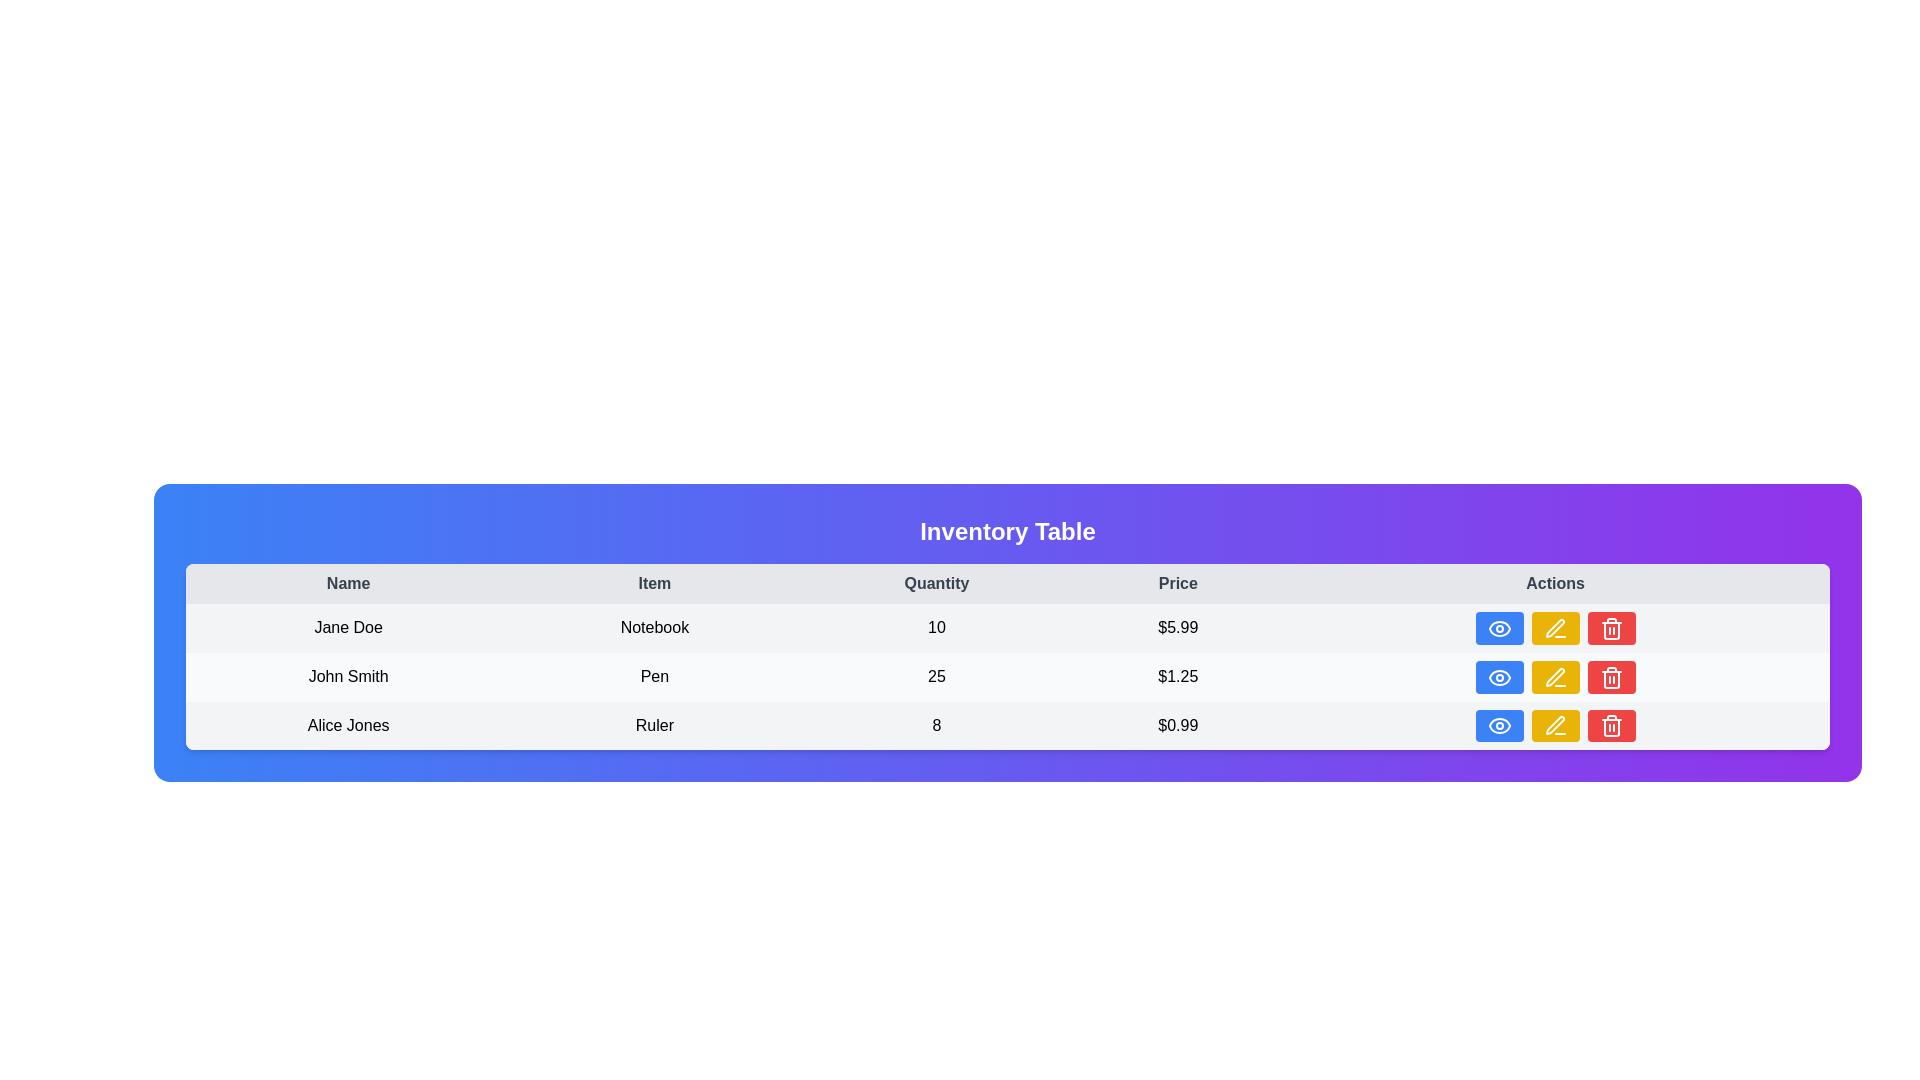 This screenshot has width=1920, height=1080. What do you see at coordinates (935, 676) in the screenshot?
I see `the Text label that represents the quantity of the 'Pen' item in the inventory table, located in the 'Quantity' column of the third row, to the right of 'Pen' and to the left of '$1.25'` at bounding box center [935, 676].